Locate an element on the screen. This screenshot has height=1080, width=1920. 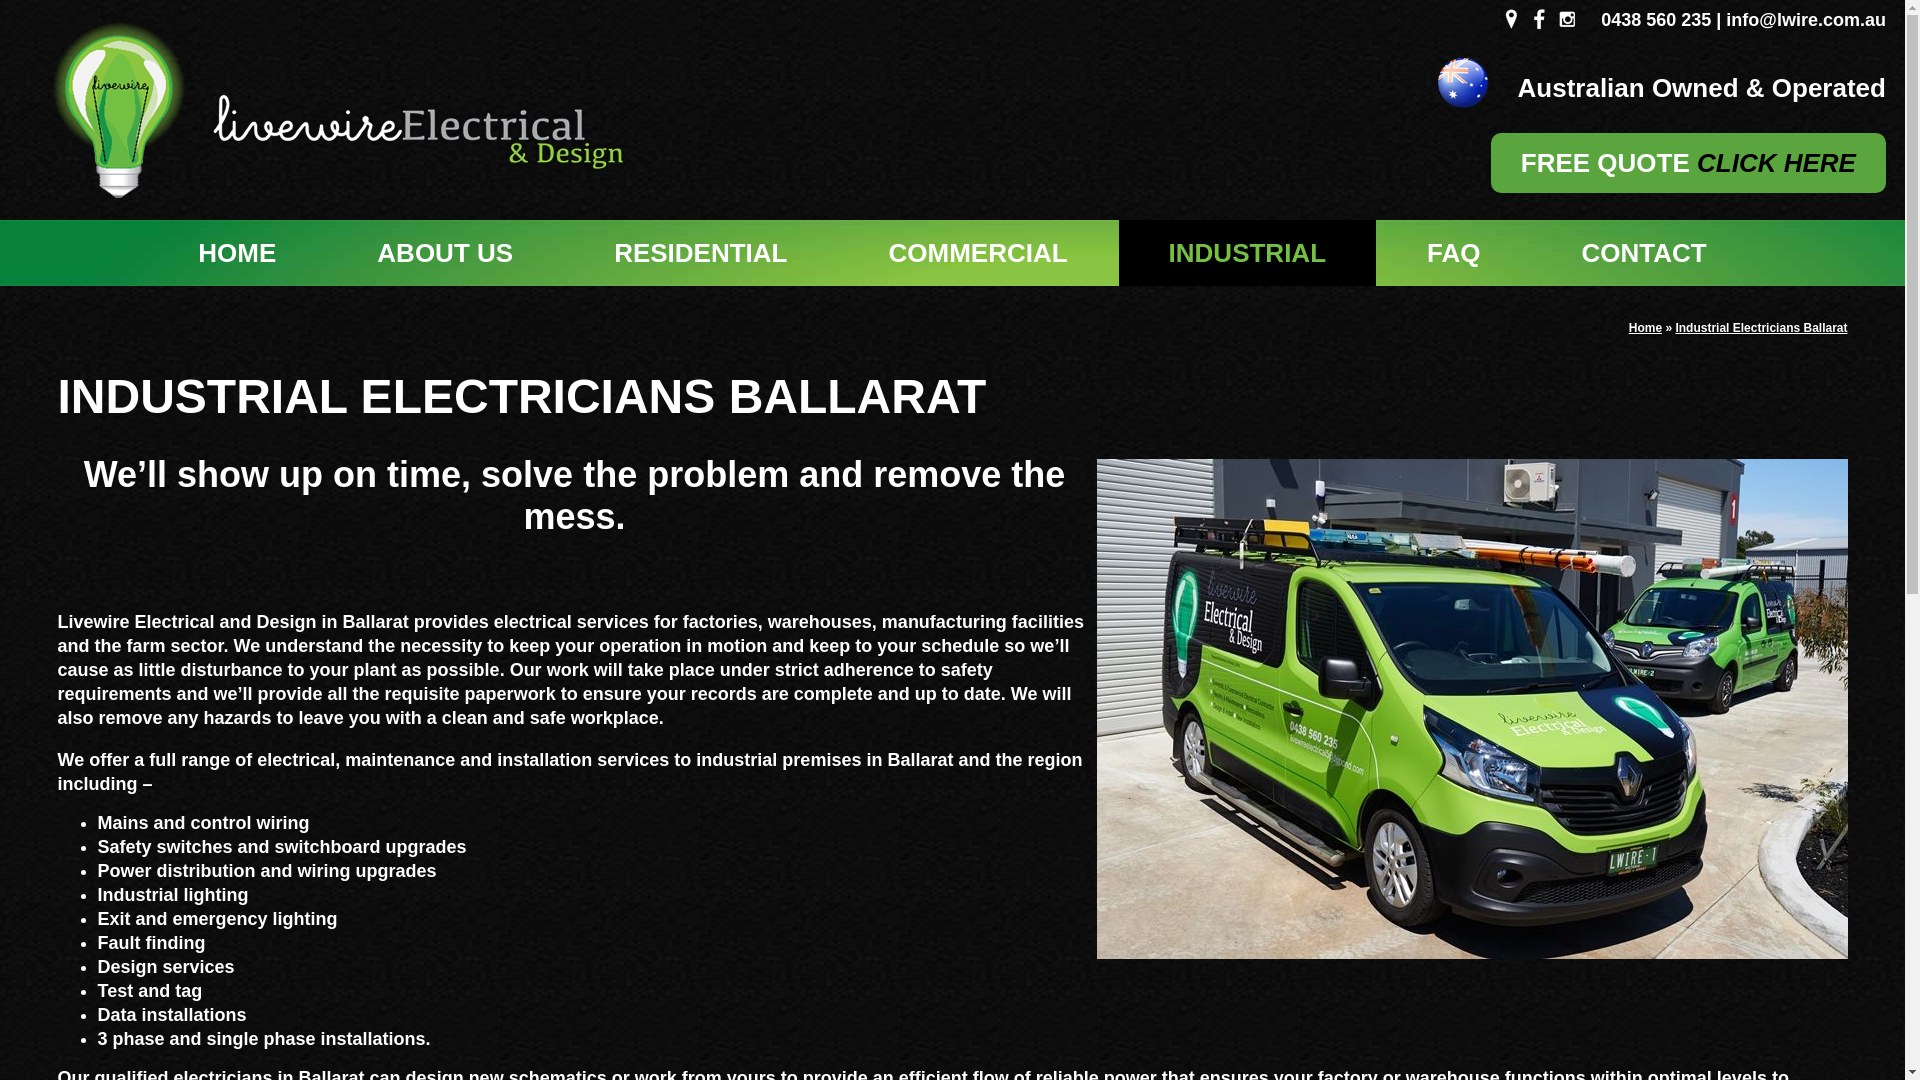
'CONTACT' is located at coordinates (1530, 252).